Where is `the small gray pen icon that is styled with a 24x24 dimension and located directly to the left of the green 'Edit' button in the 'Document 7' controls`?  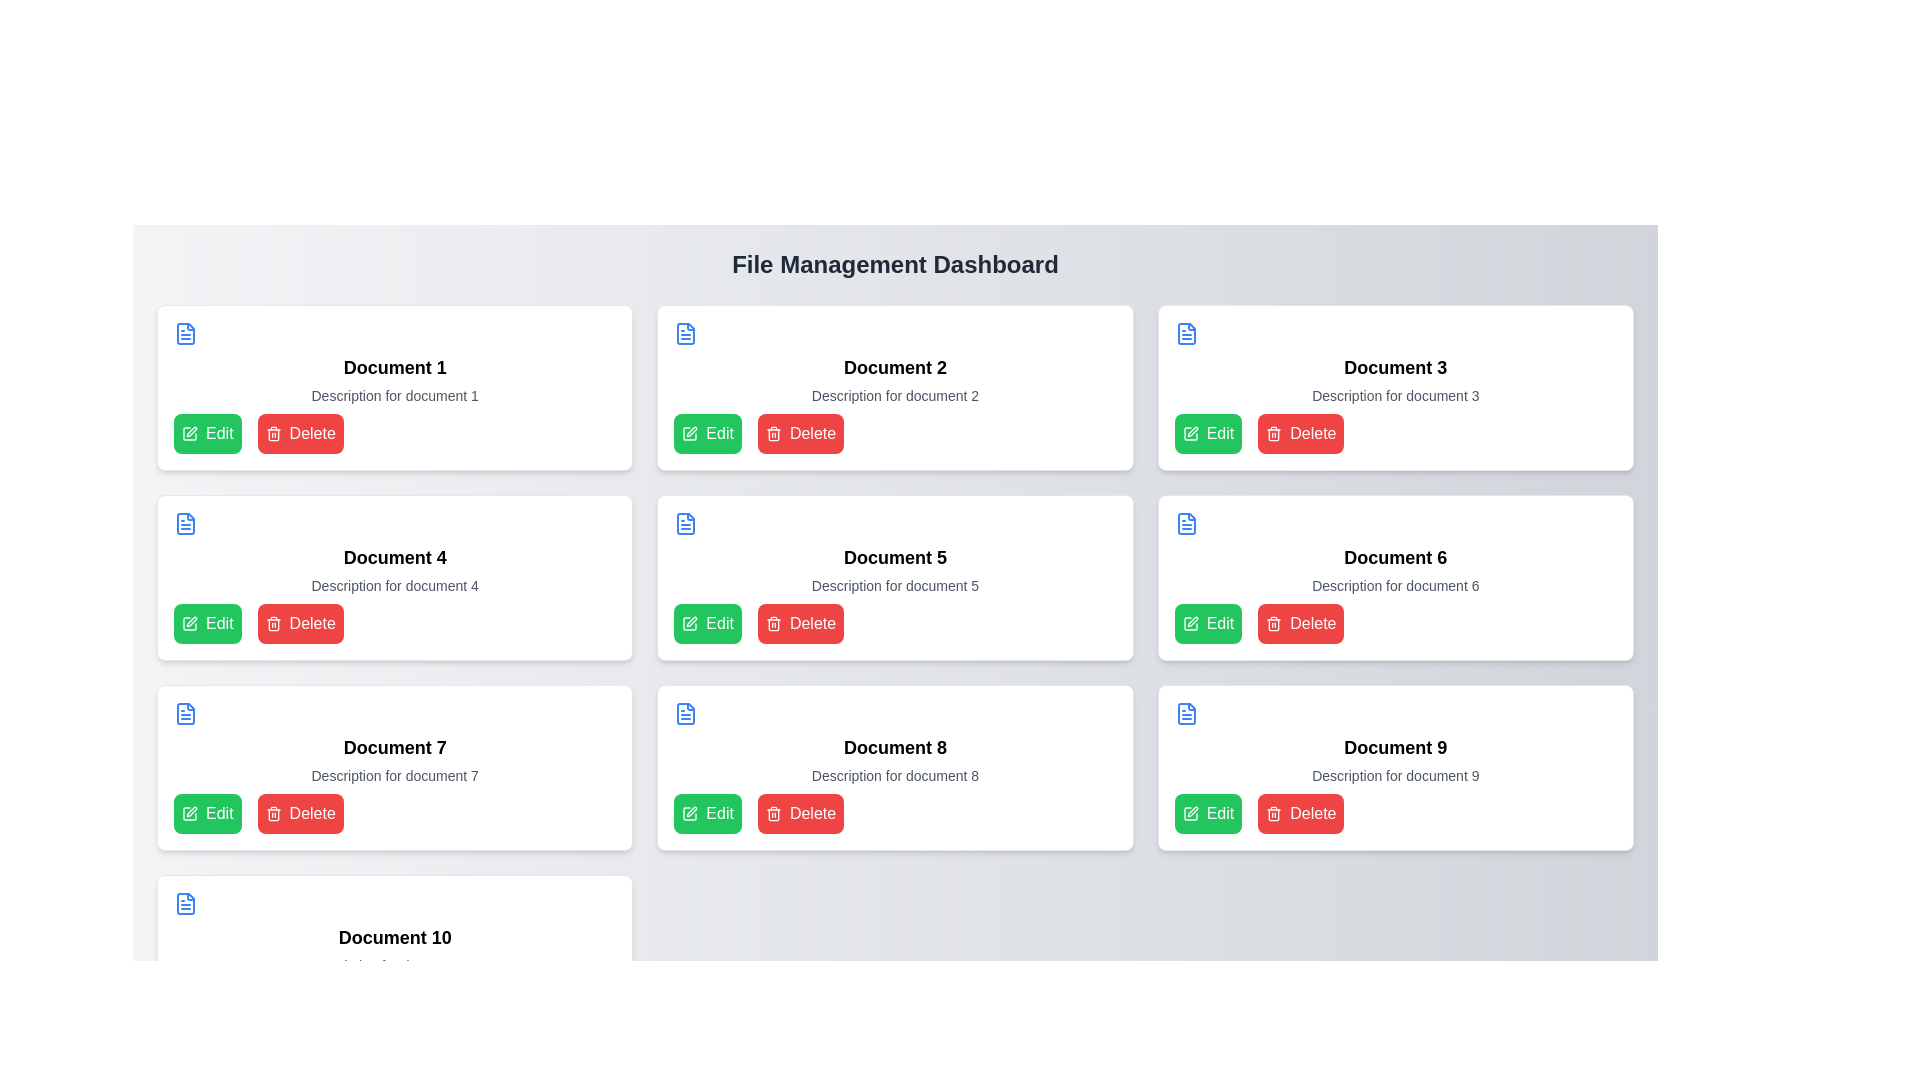 the small gray pen icon that is styled with a 24x24 dimension and located directly to the left of the green 'Edit' button in the 'Document 7' controls is located at coordinates (190, 813).